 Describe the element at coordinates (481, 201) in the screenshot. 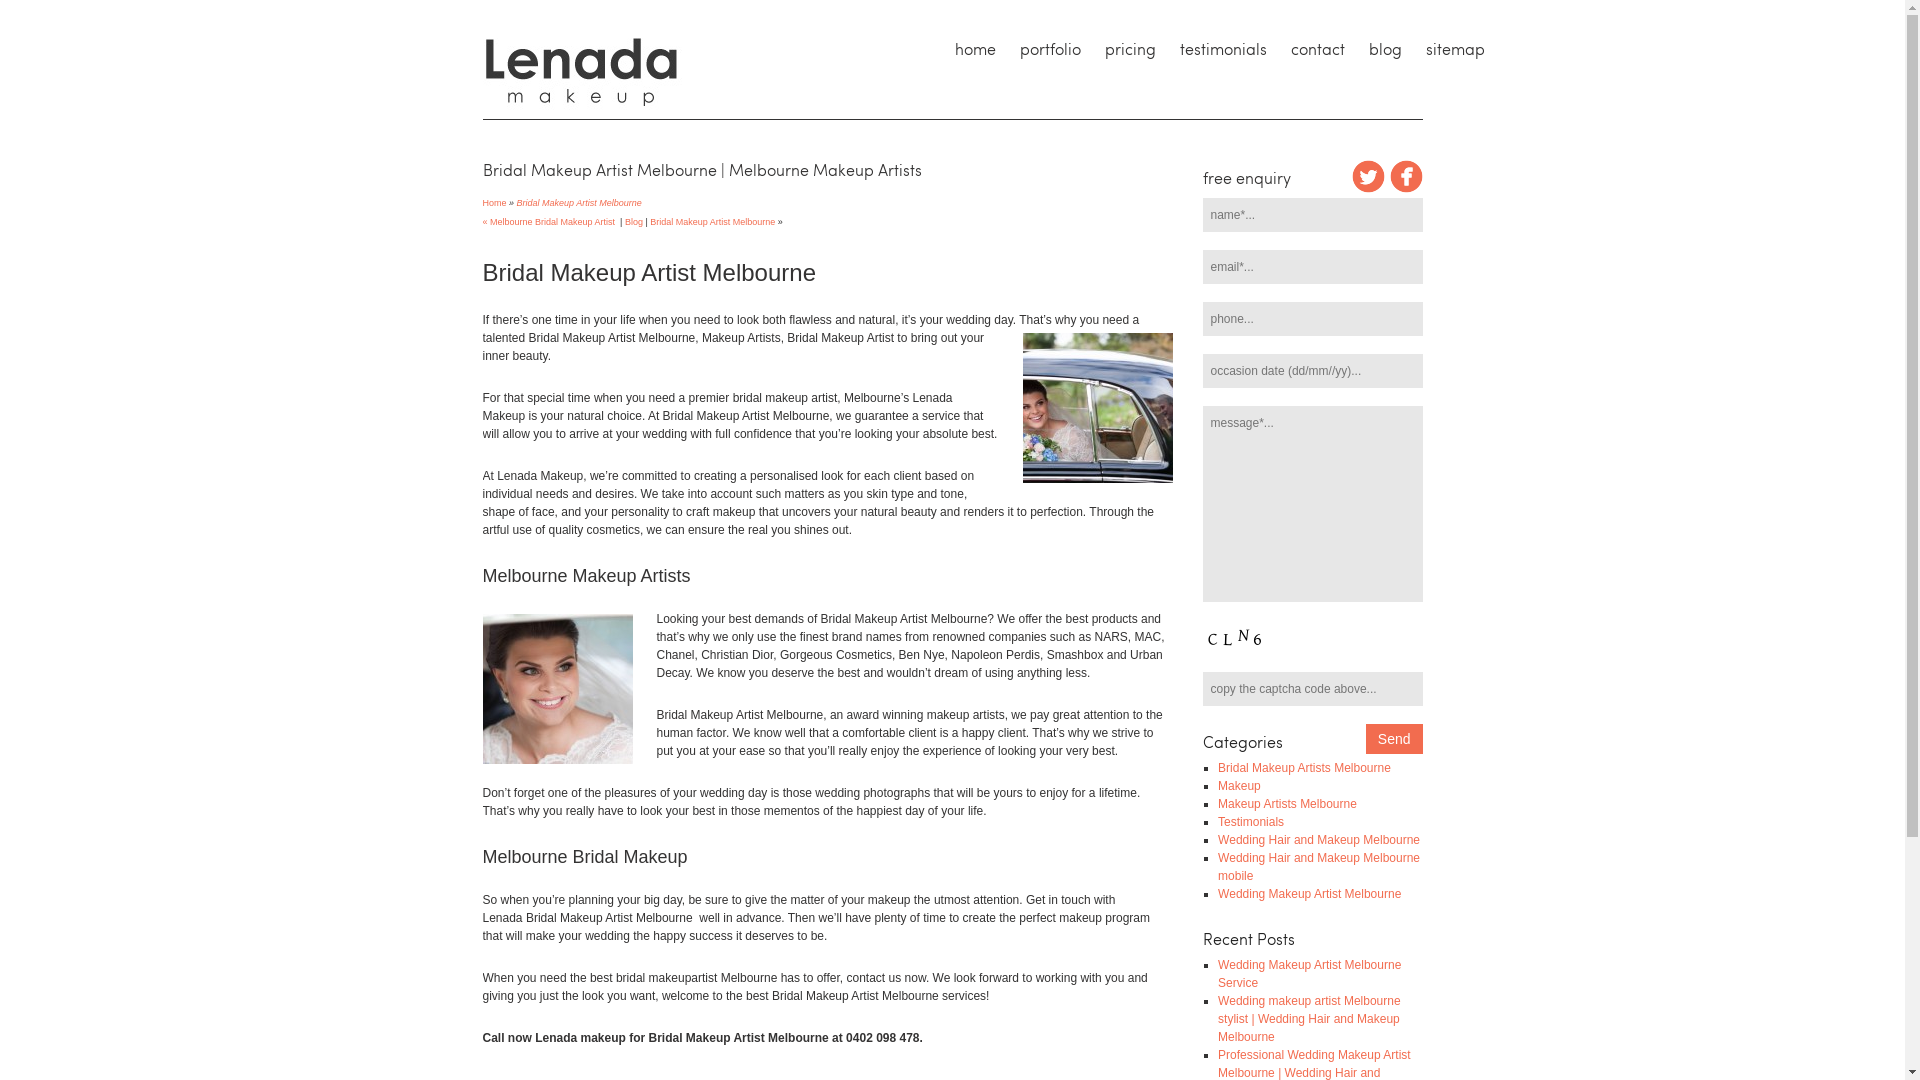

I see `'Home'` at that location.